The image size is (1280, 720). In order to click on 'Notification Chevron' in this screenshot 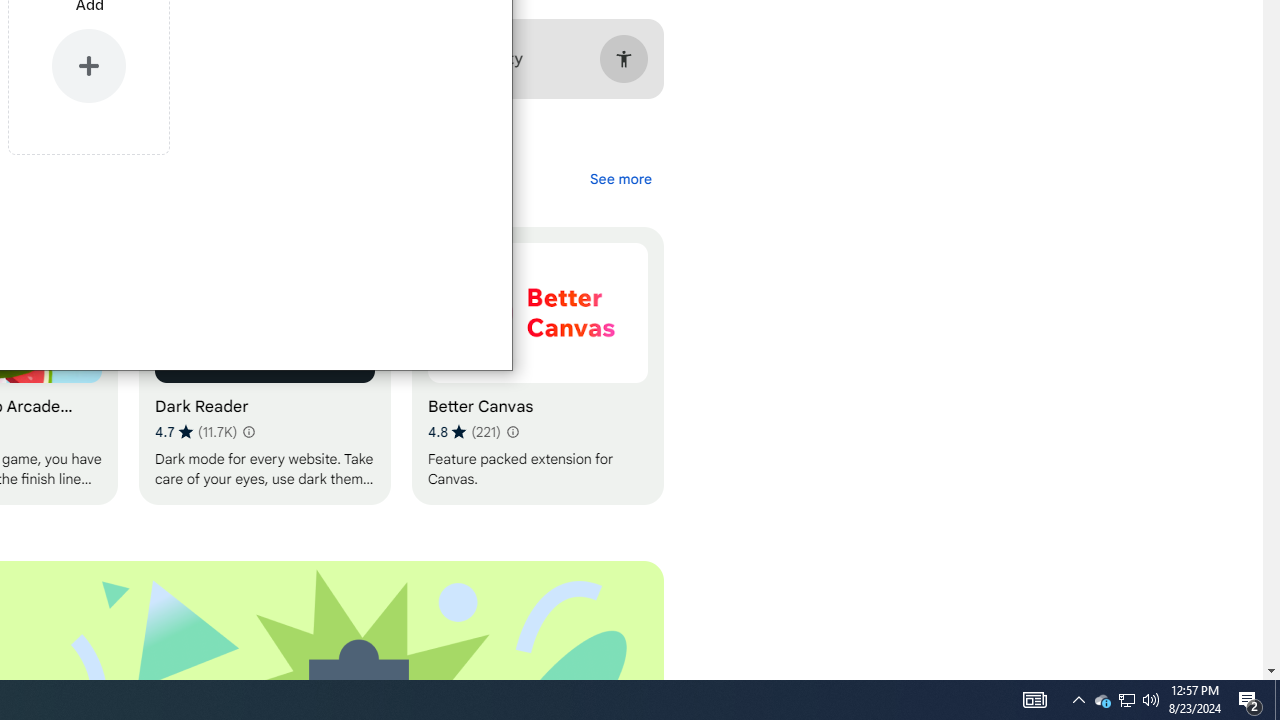, I will do `click(1078, 698)`.